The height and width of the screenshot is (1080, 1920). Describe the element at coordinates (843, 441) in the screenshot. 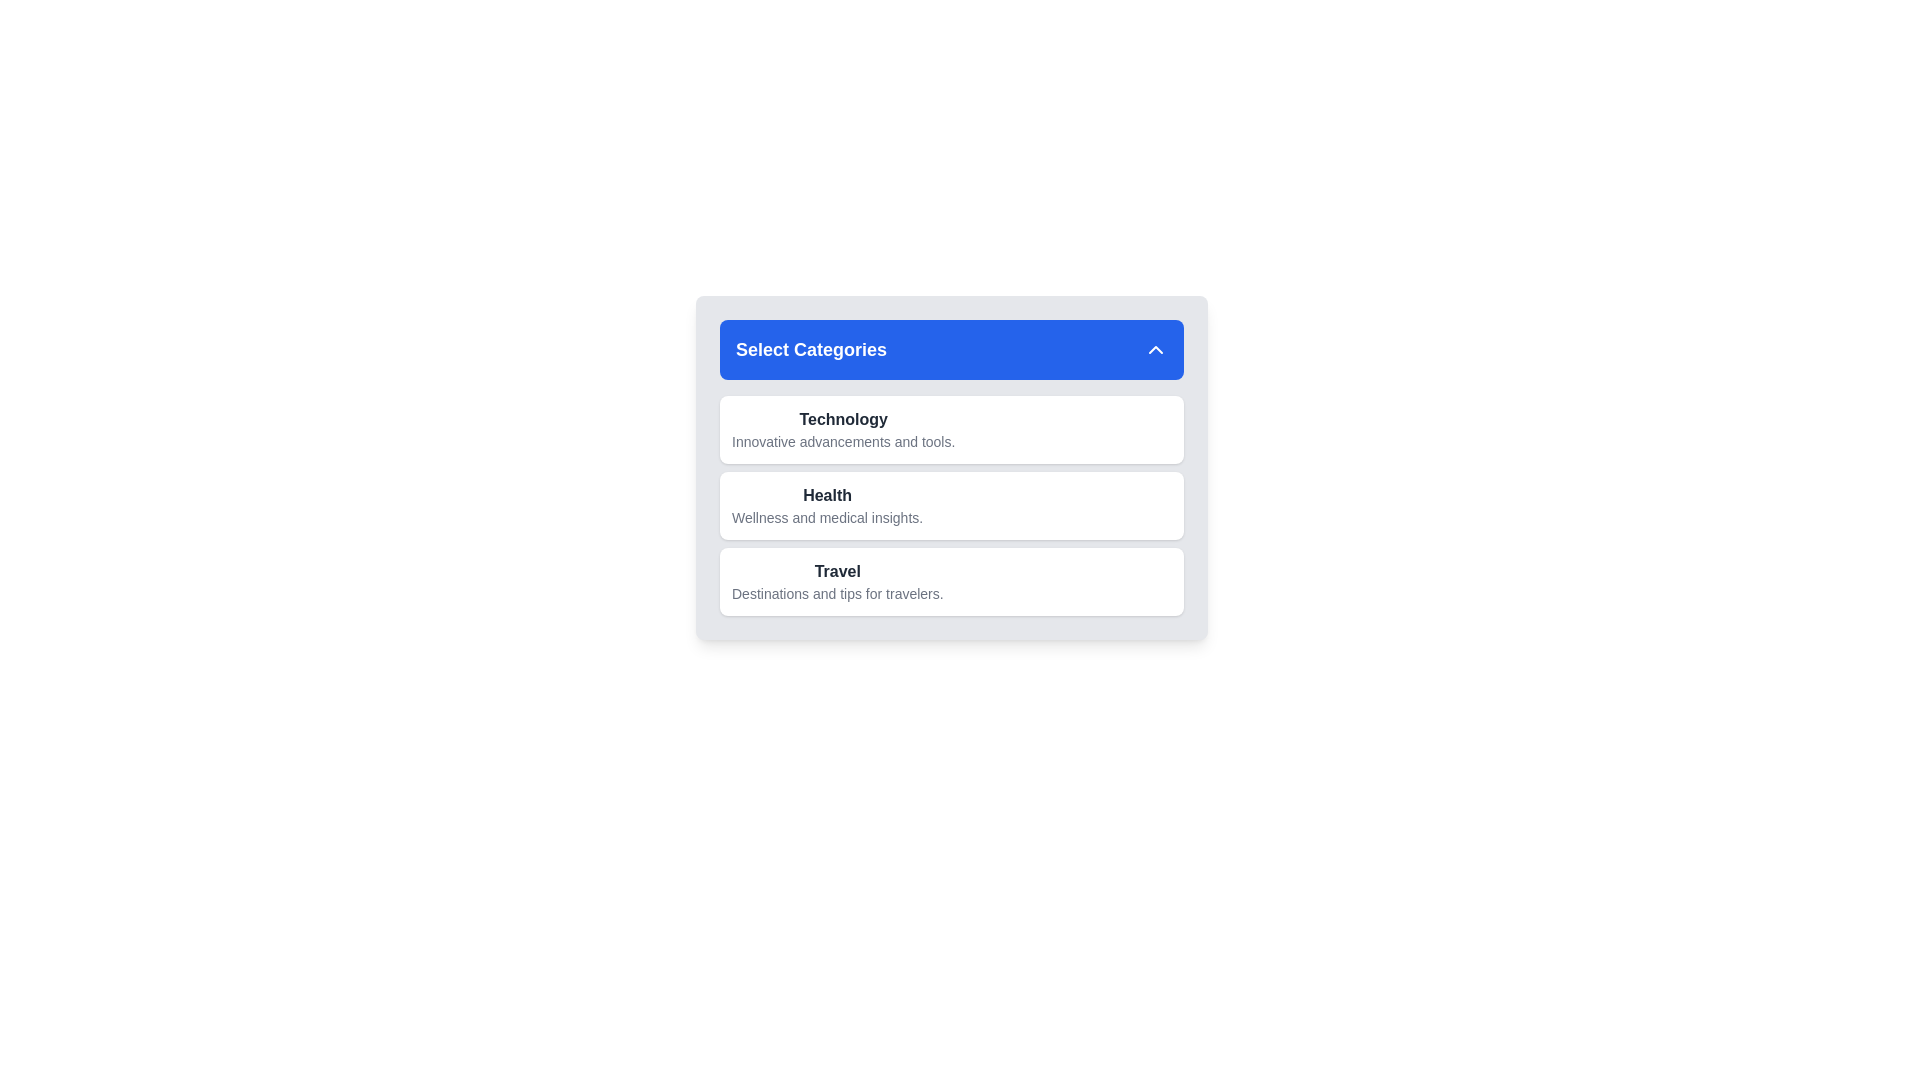

I see `description text that says 'Innovative advancements and tools.', which is small, gray text located below the 'Technology' text element in the first option group` at that location.